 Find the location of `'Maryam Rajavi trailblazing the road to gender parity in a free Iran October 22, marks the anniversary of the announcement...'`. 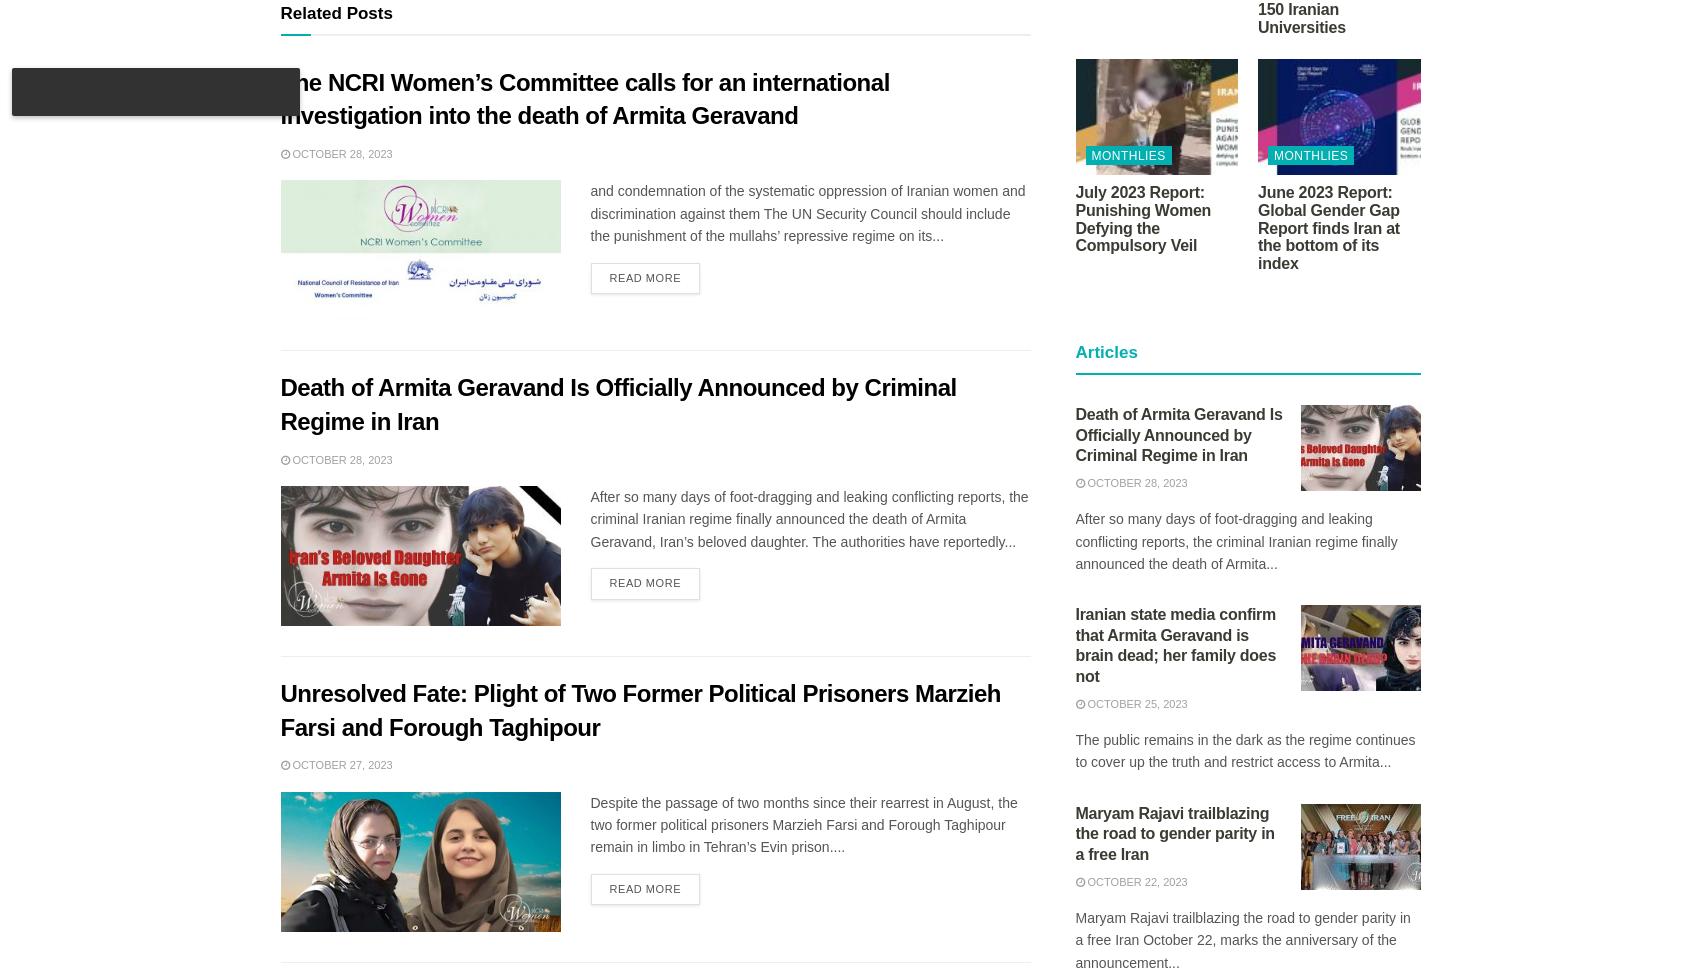

'Maryam Rajavi trailblazing the road to gender parity in a free Iran October 22, marks the anniversary of the announcement...' is located at coordinates (1242, 939).